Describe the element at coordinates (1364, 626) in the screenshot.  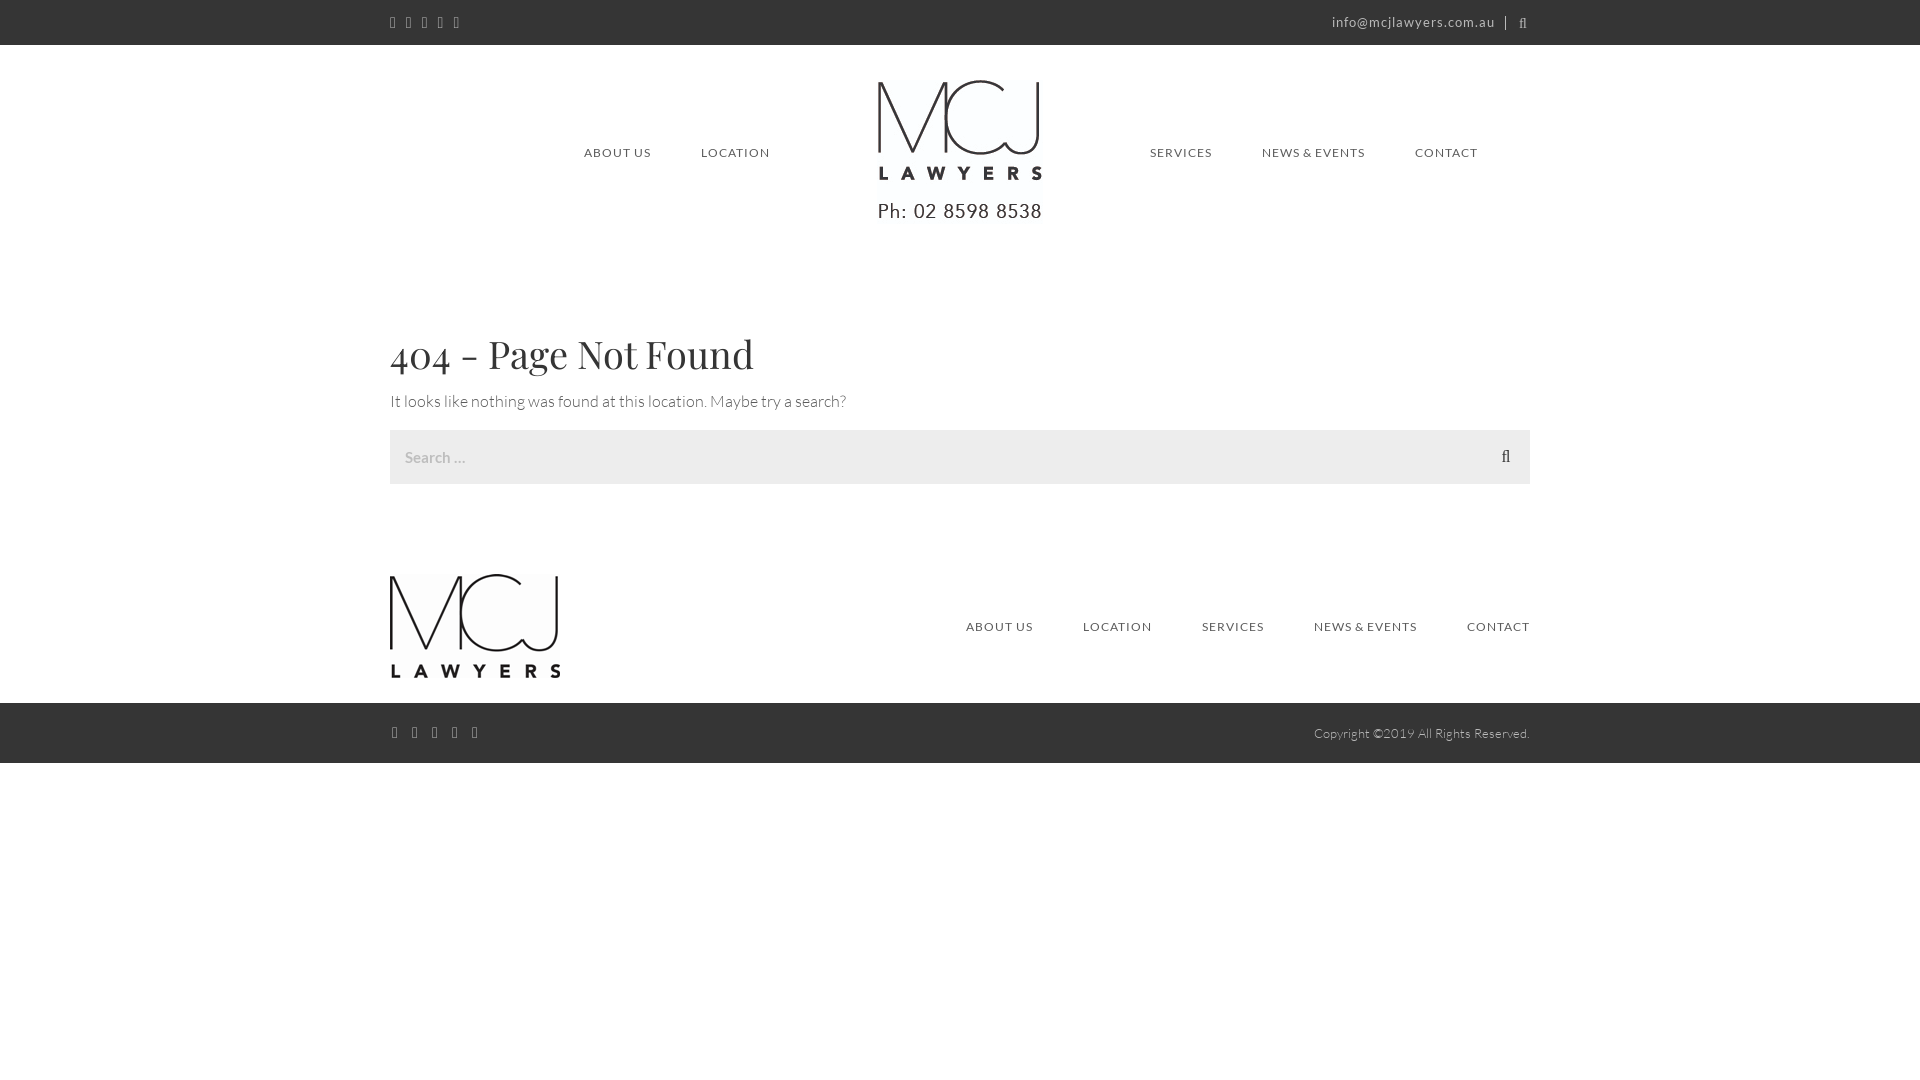
I see `'NEWS & EVENTS'` at that location.